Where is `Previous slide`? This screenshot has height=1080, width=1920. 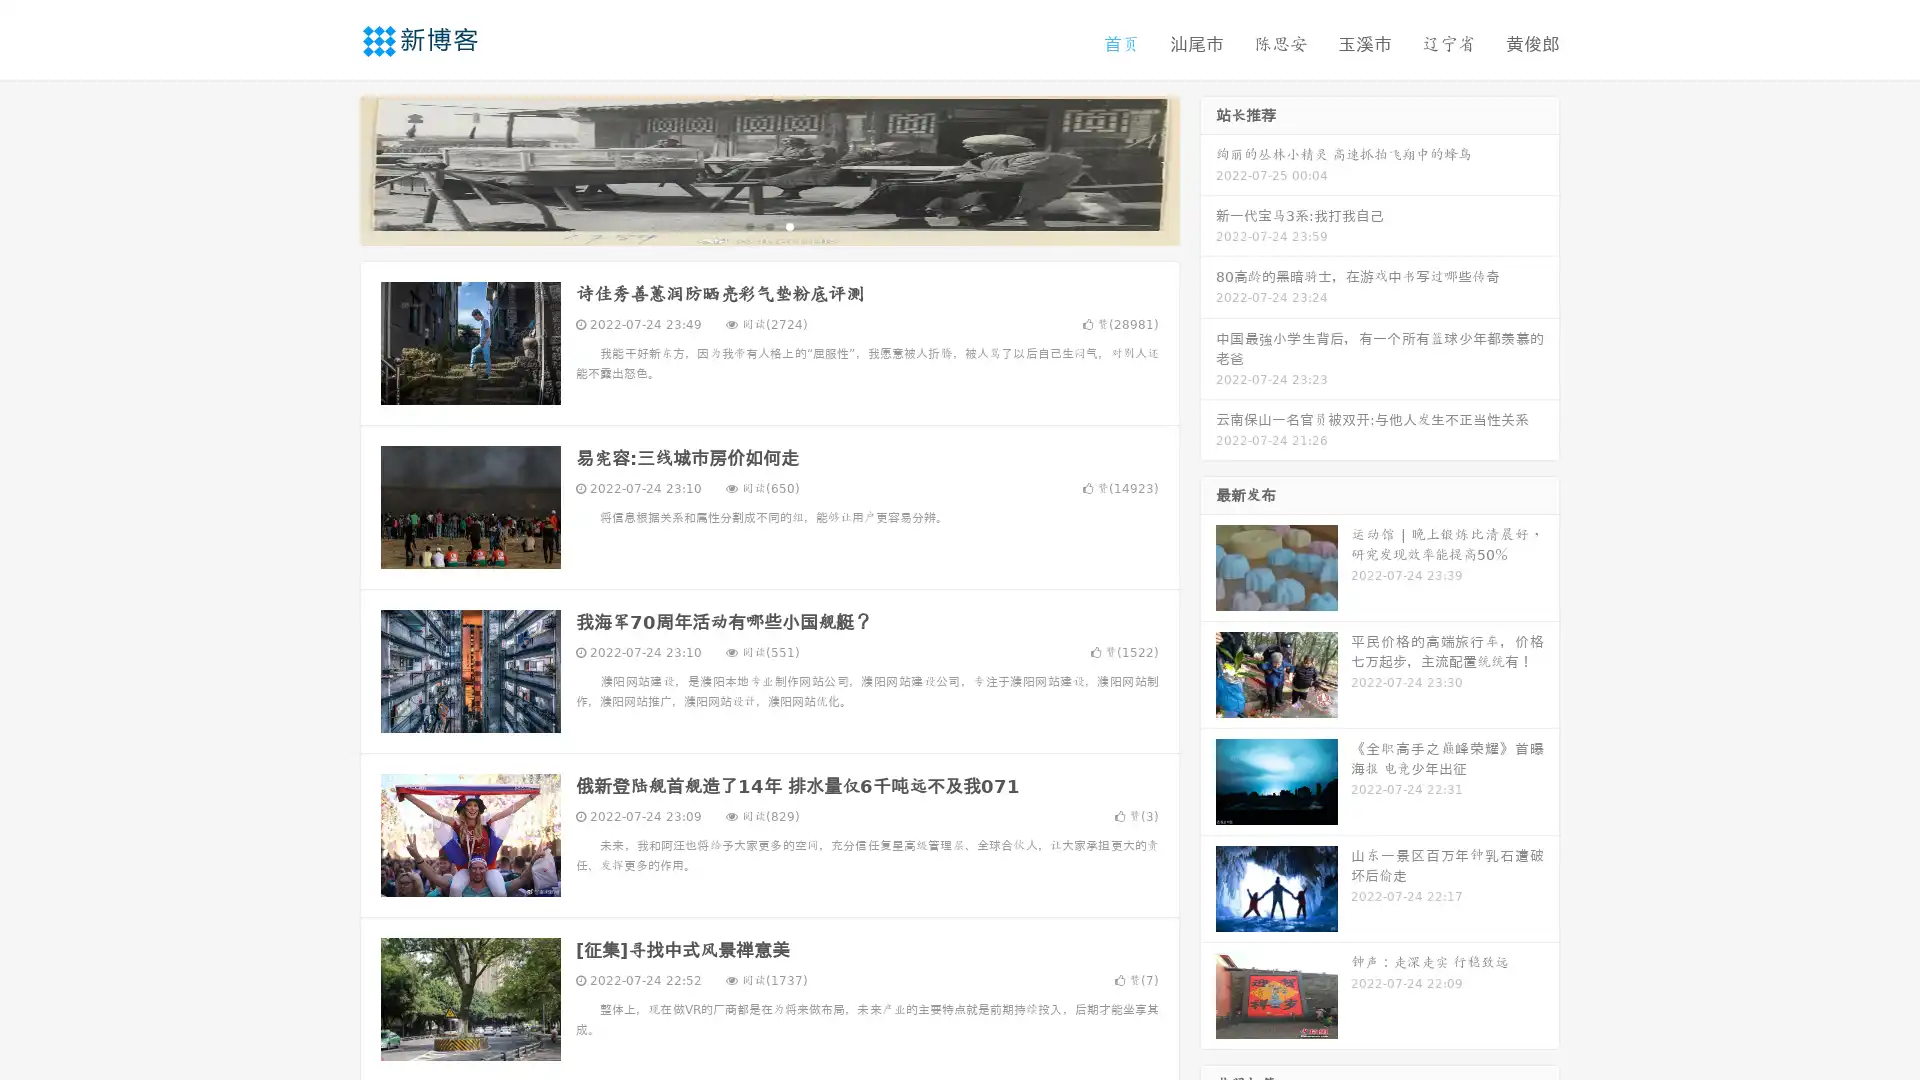 Previous slide is located at coordinates (330, 168).